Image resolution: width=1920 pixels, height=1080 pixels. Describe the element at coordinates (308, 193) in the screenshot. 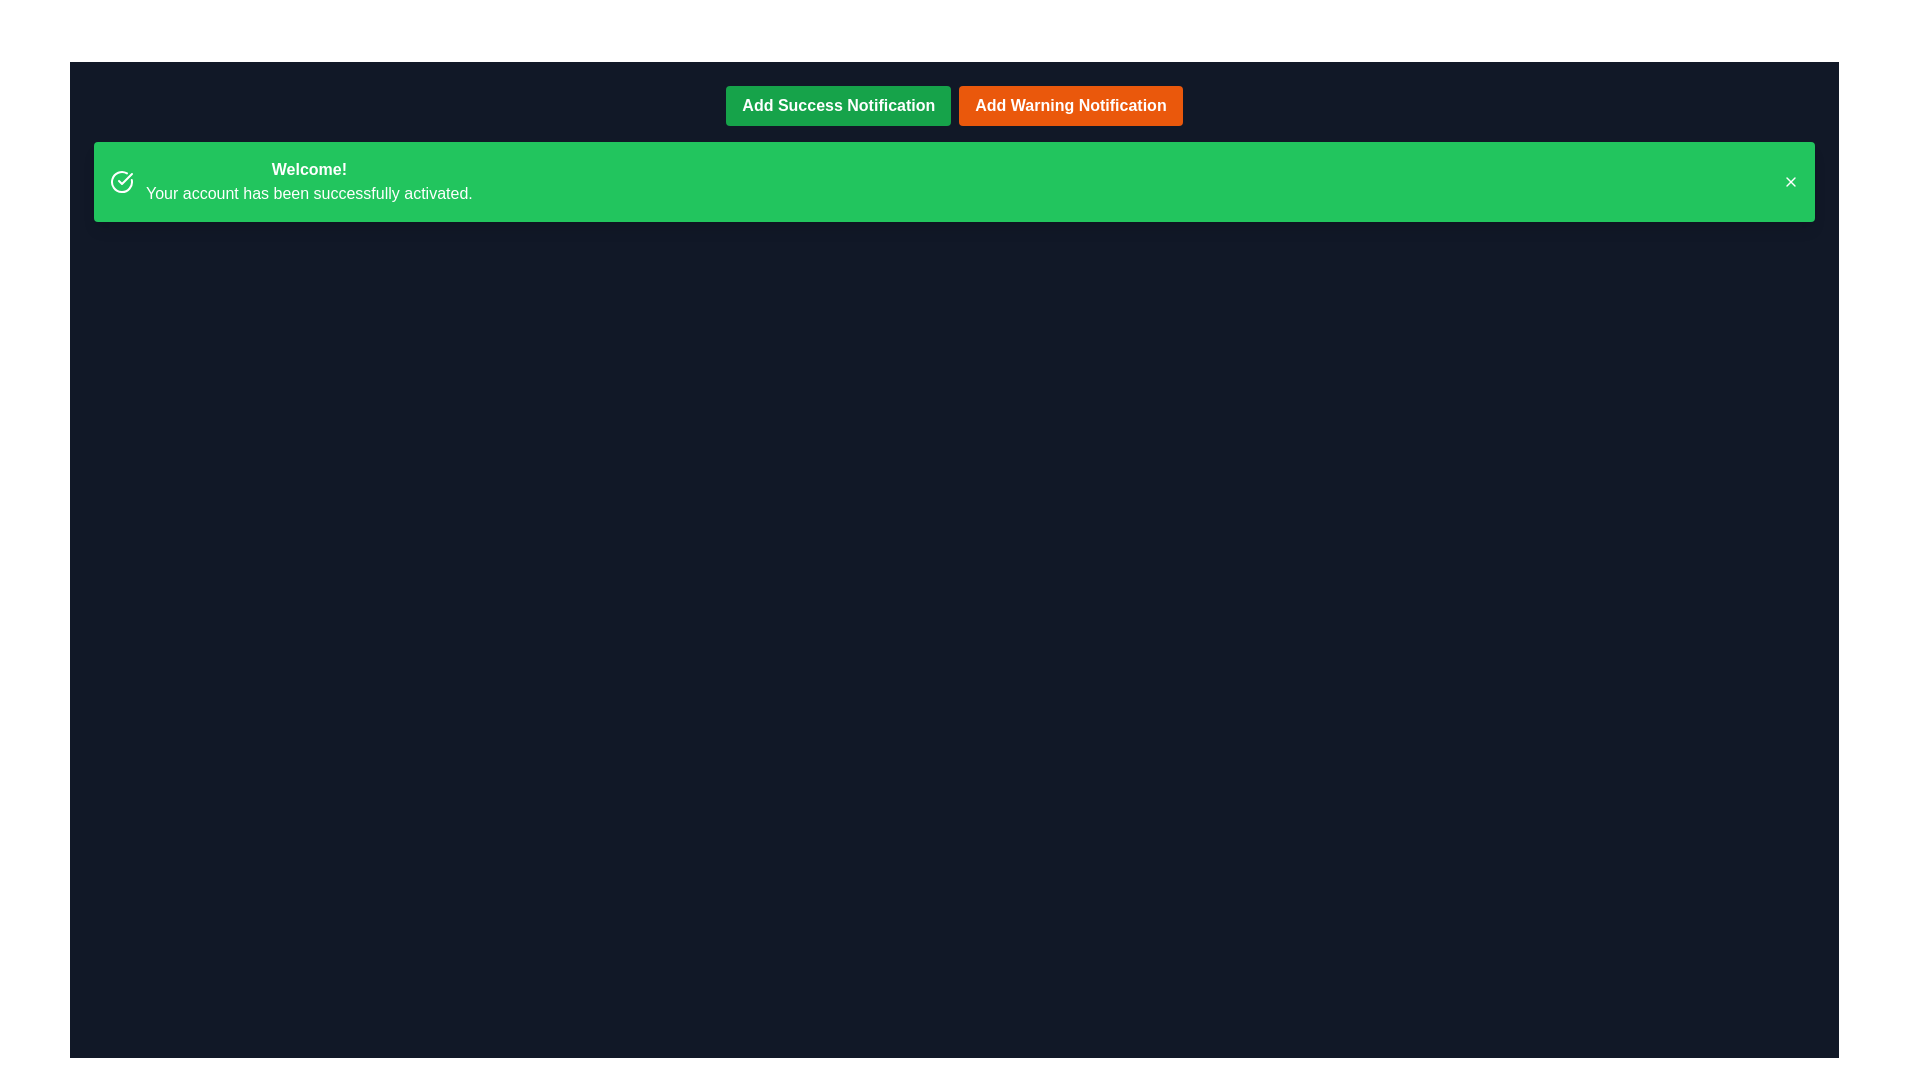

I see `the text label displaying 'Your account has been successfully activated.' which is styled in a light font on a green background, located below the 'Welcome!' text in the notification bar` at that location.